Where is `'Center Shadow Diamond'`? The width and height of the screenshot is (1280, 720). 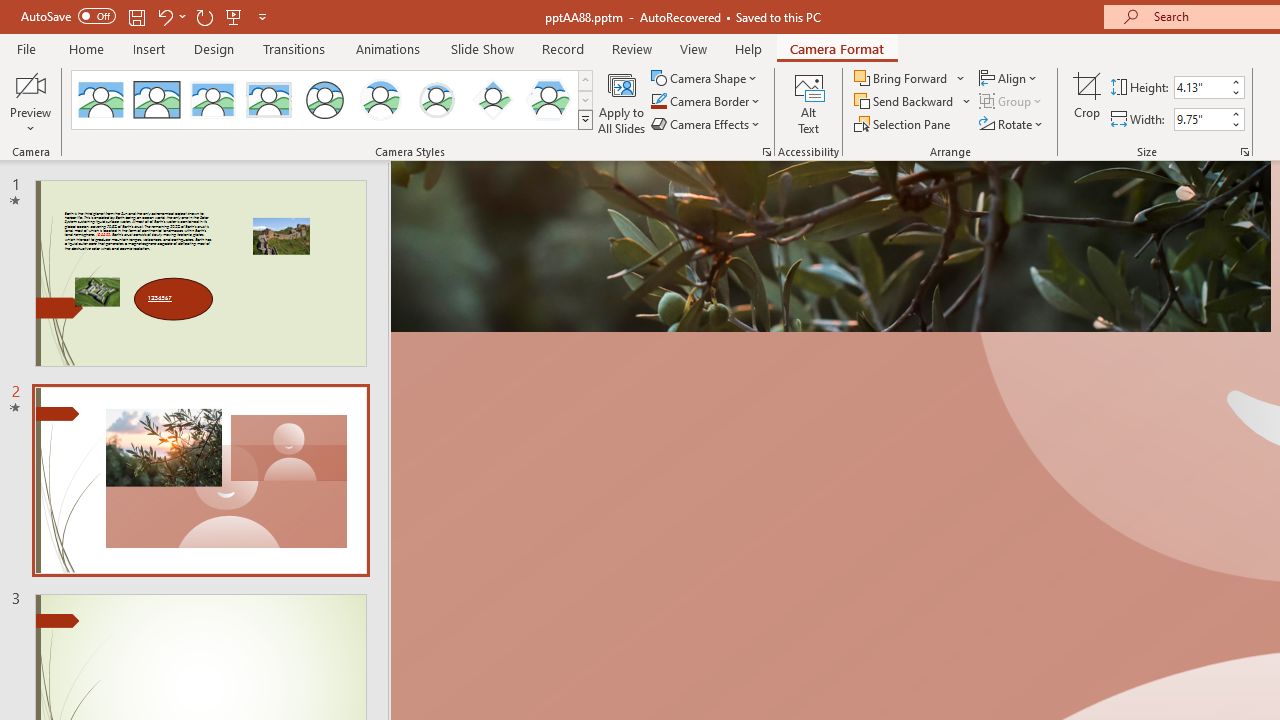
'Center Shadow Diamond' is located at coordinates (492, 100).